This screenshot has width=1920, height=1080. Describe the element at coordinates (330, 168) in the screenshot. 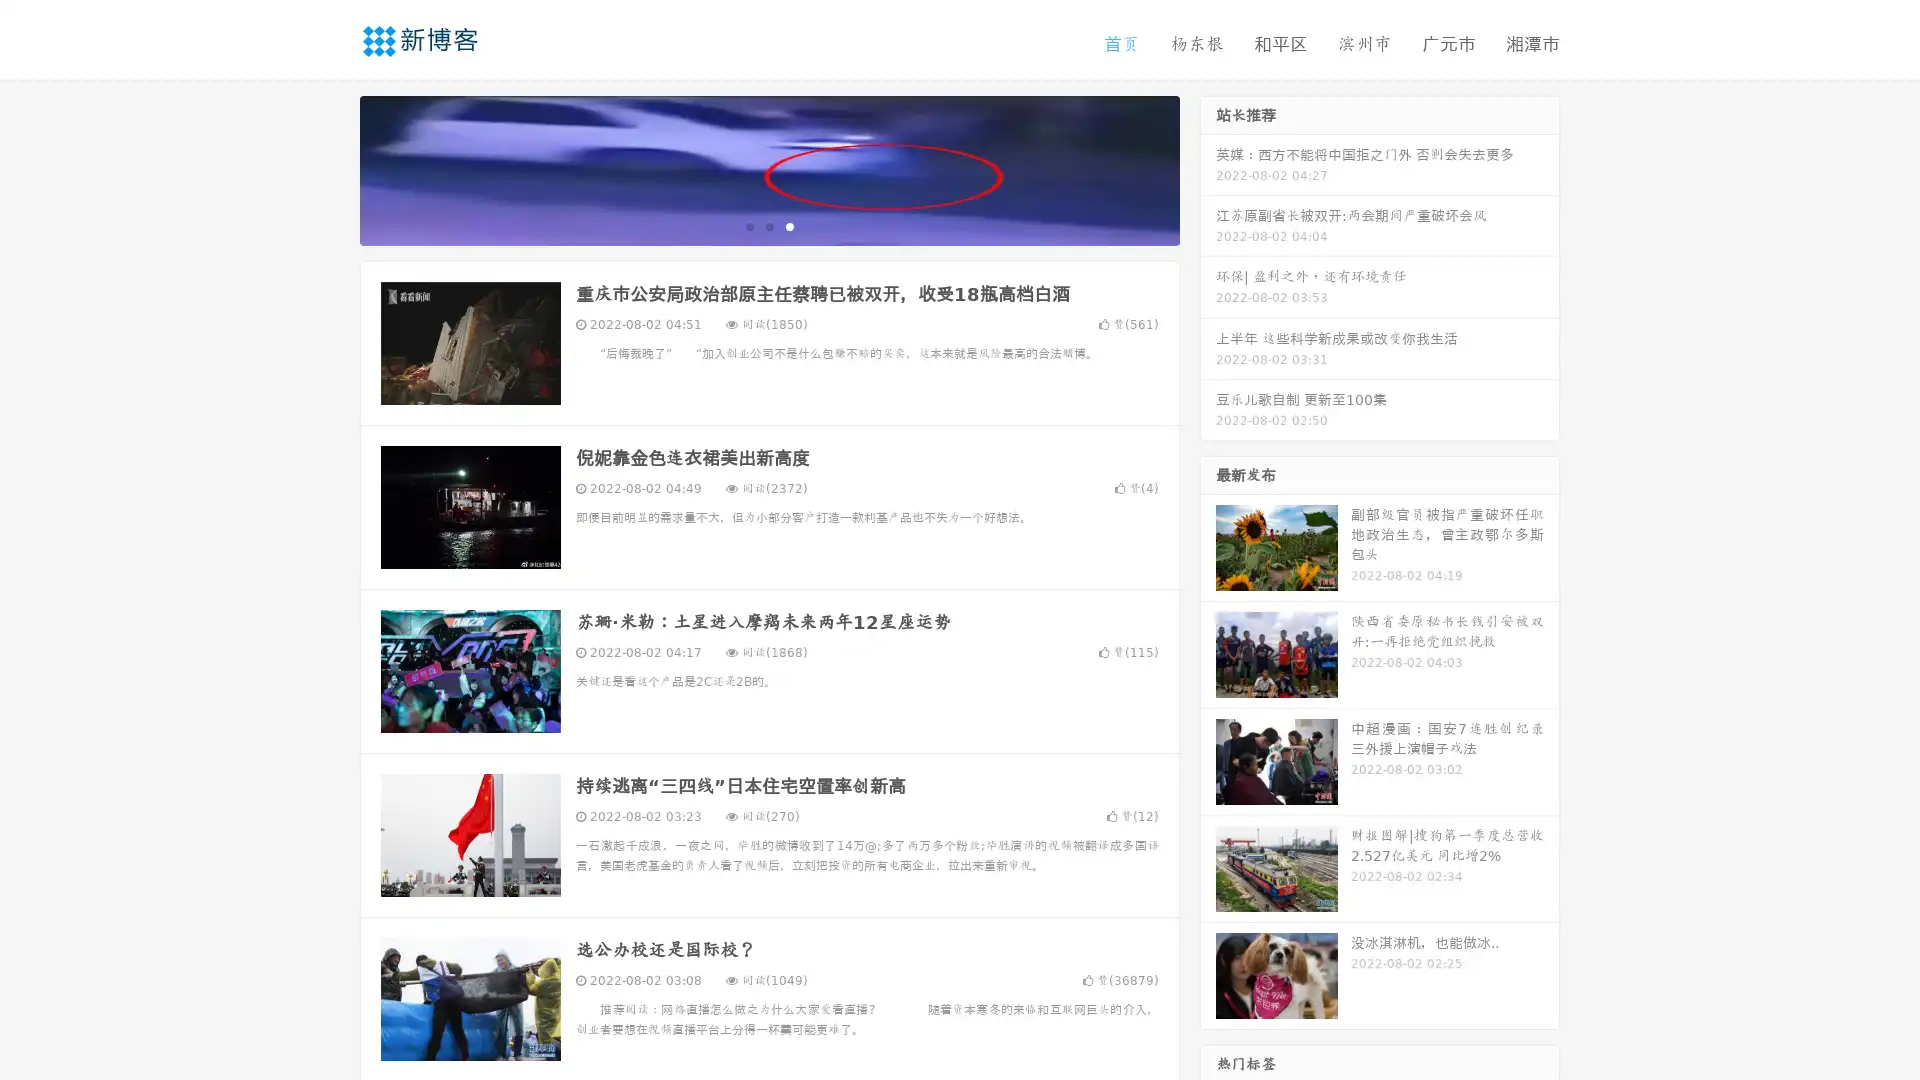

I see `Previous slide` at that location.